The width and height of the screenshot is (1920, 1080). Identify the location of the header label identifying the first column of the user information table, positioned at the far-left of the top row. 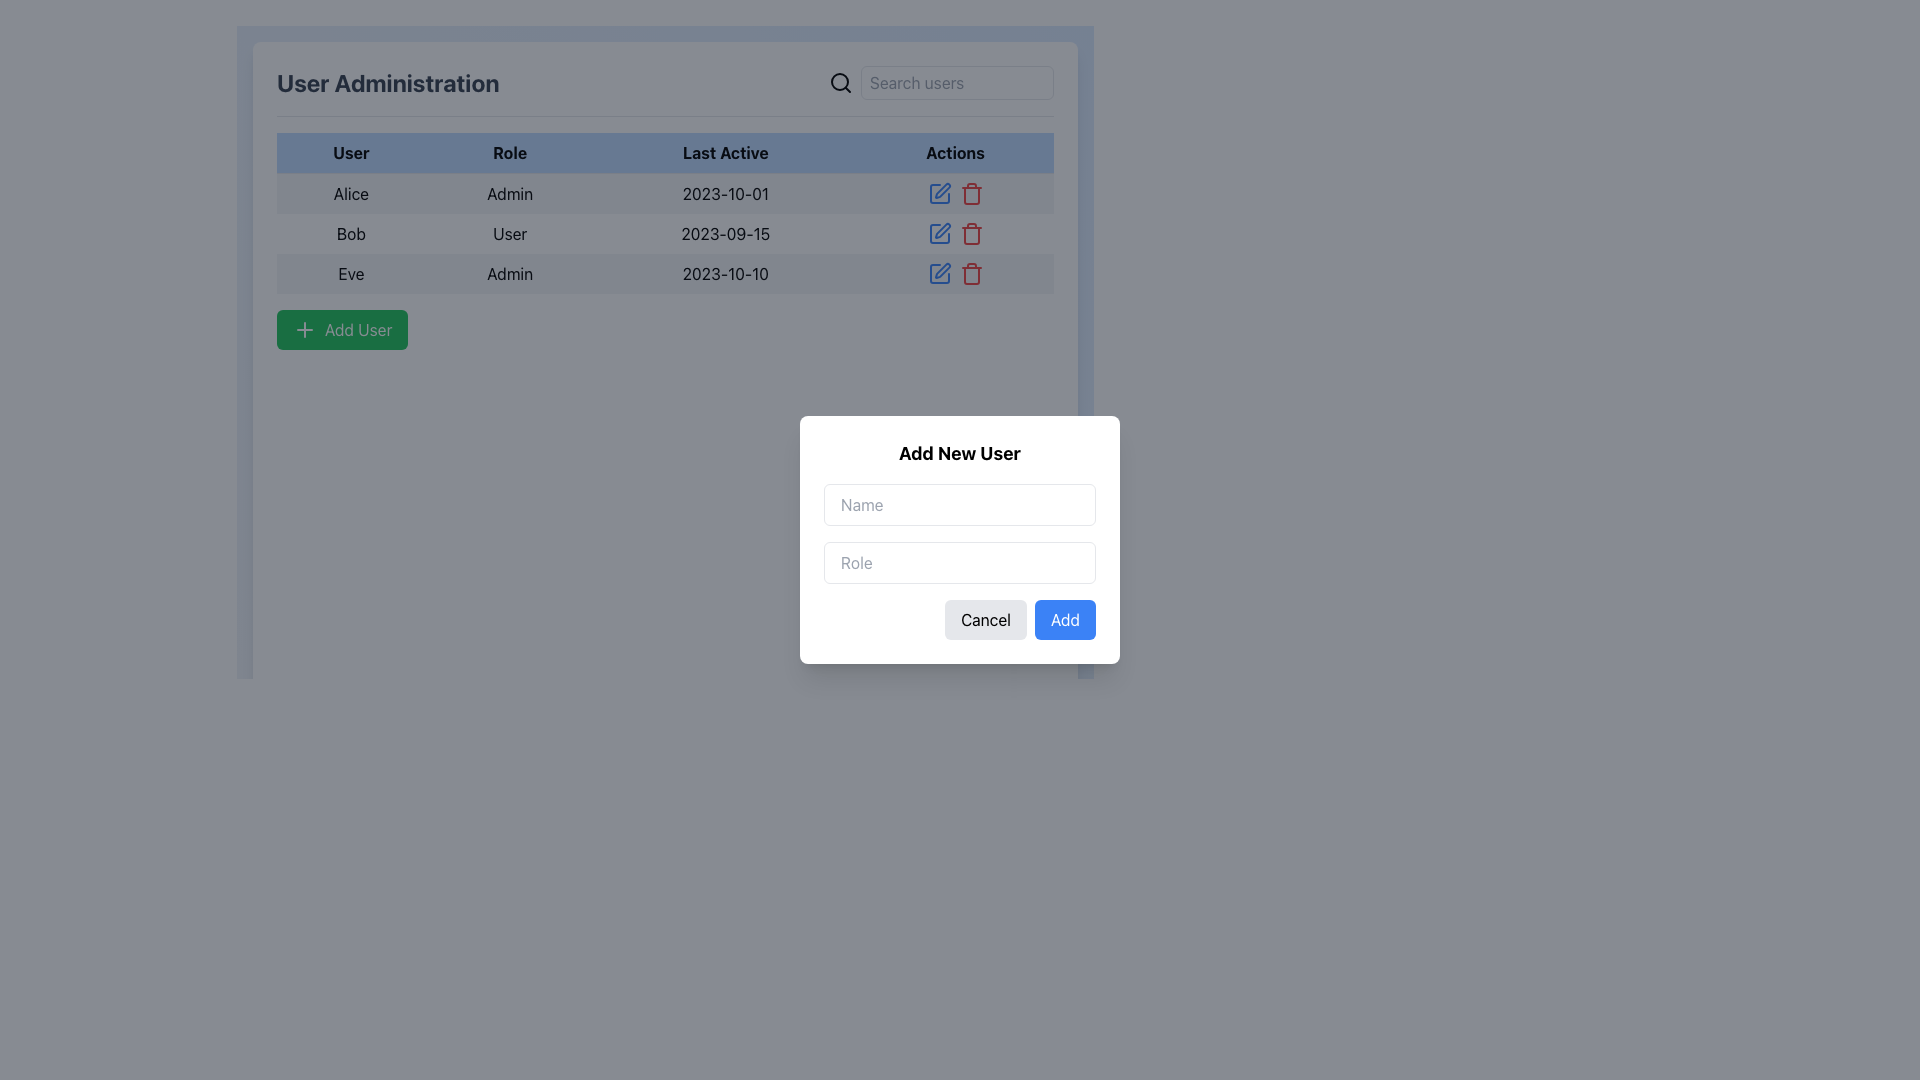
(351, 152).